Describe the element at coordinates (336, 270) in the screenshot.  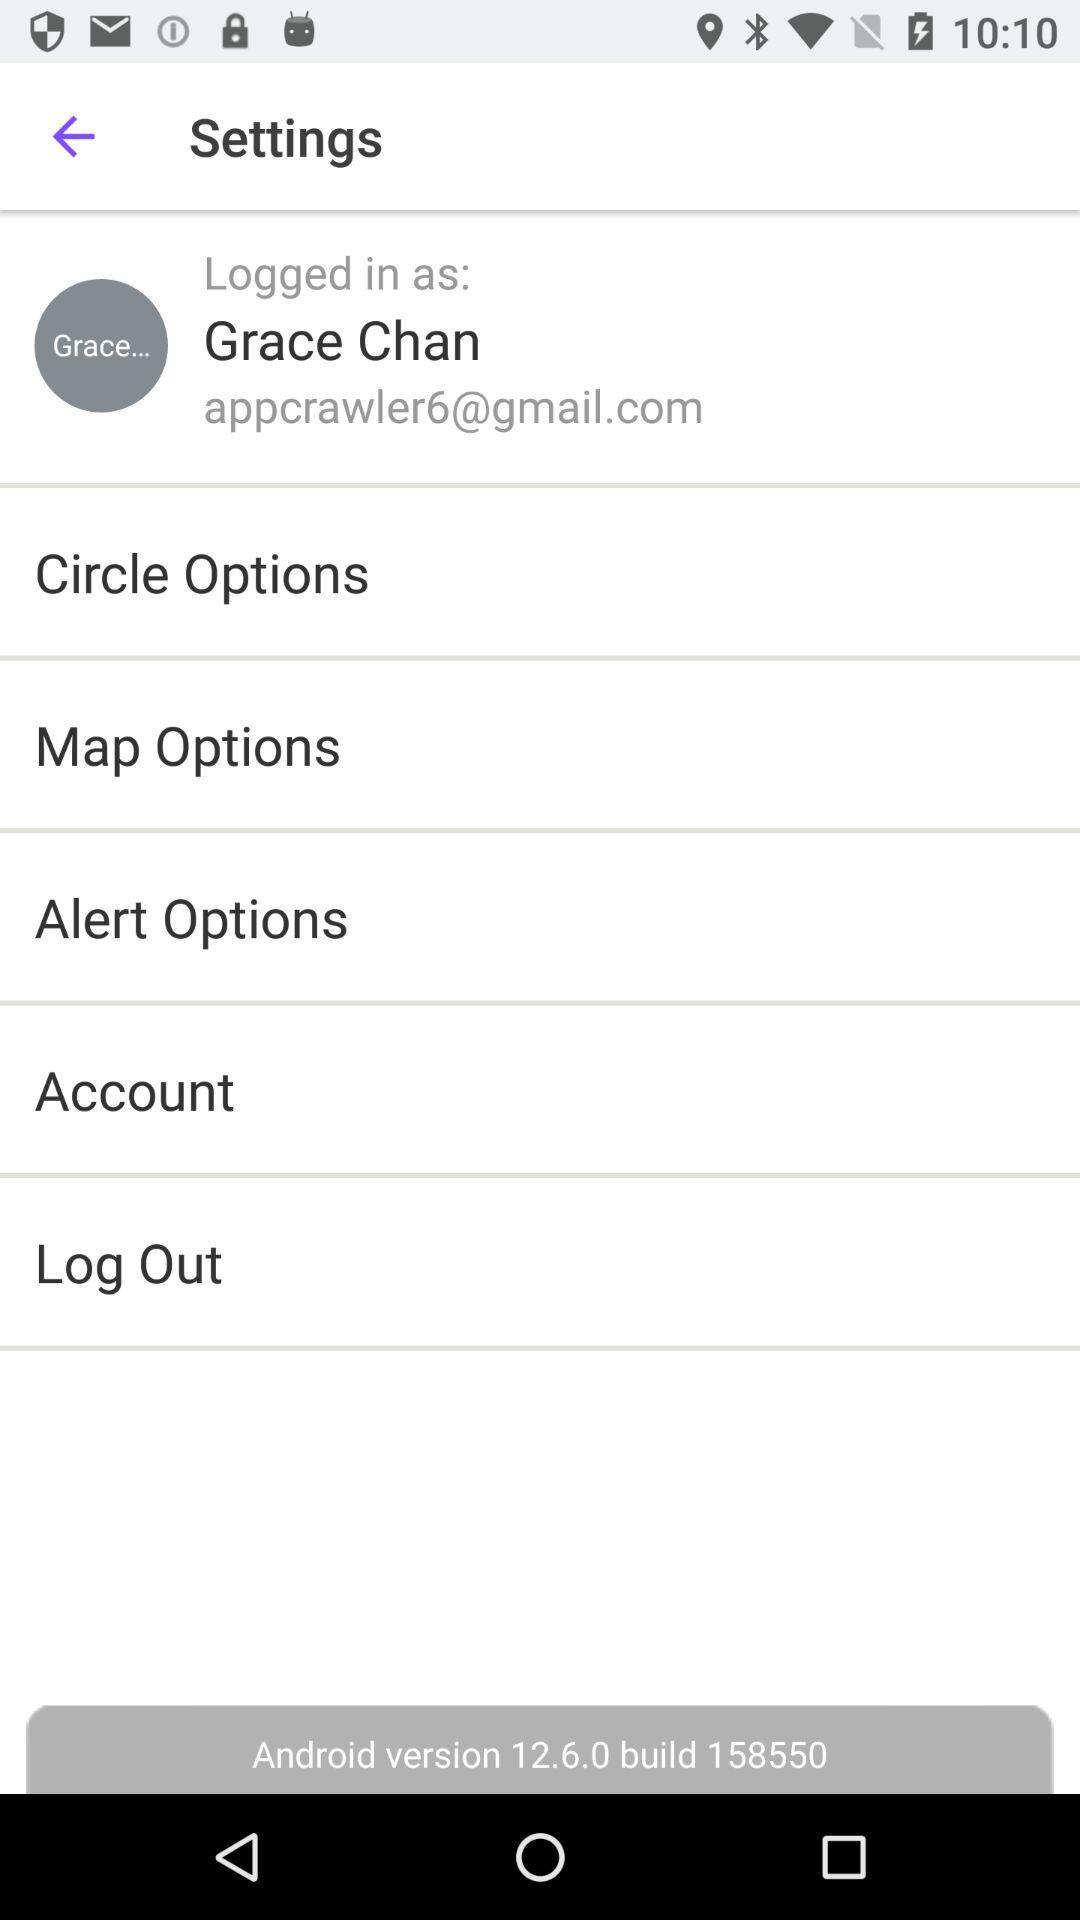
I see `the item below the settings icon` at that location.